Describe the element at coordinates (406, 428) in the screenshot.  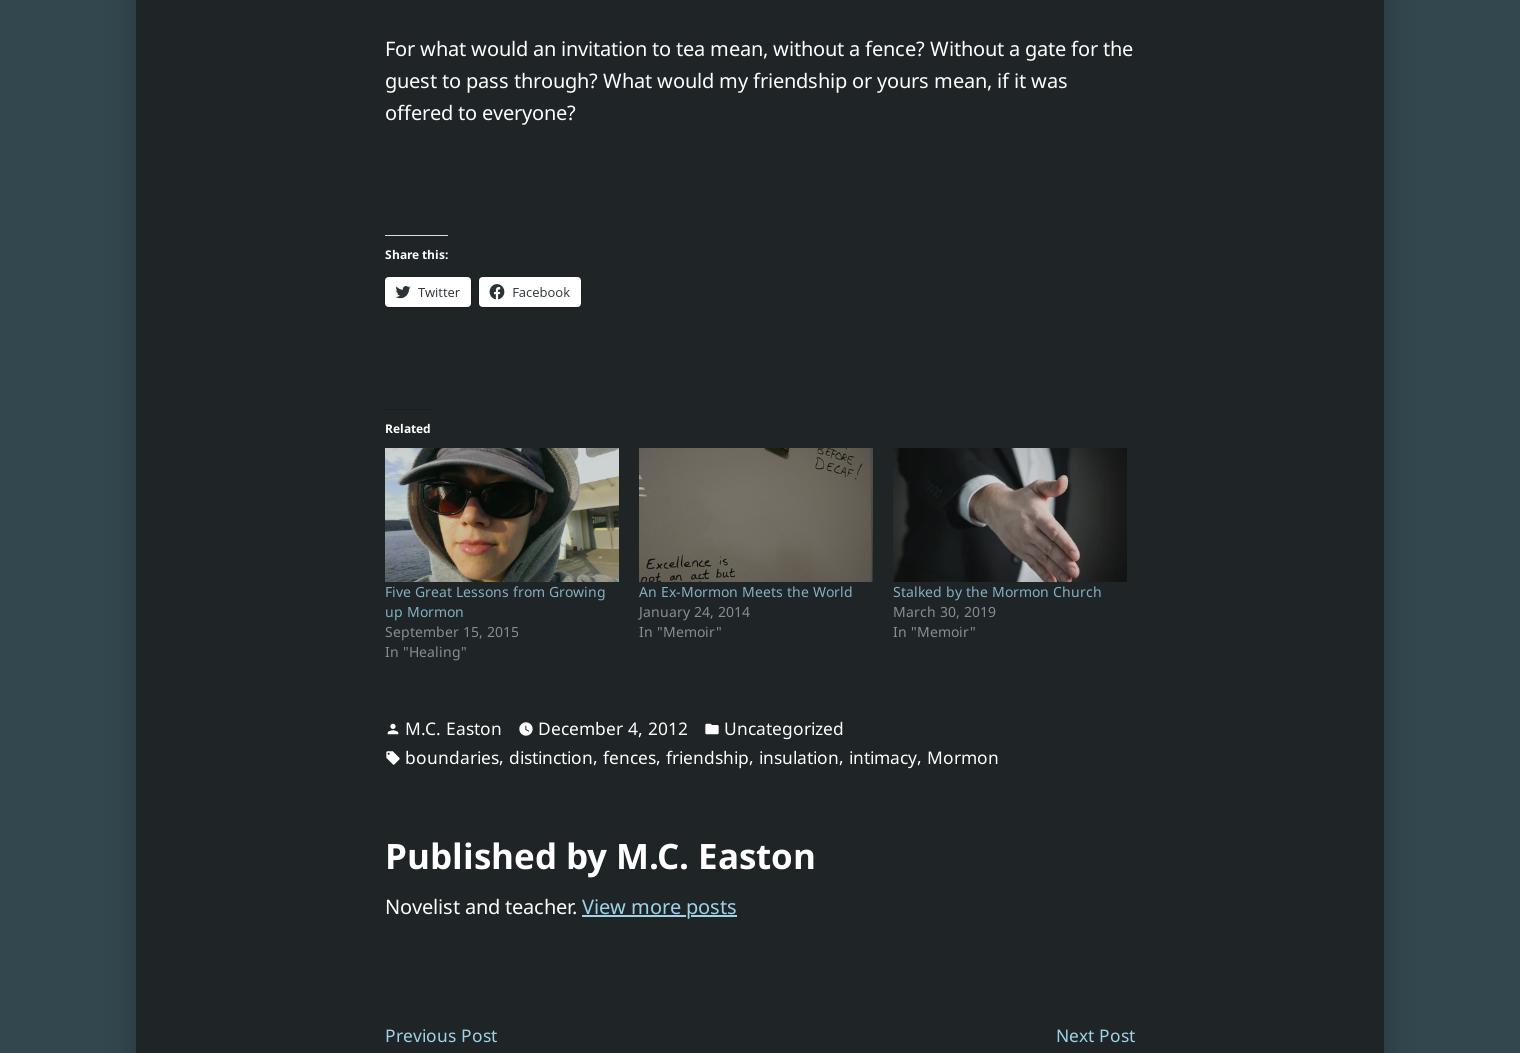
I see `'Related'` at that location.